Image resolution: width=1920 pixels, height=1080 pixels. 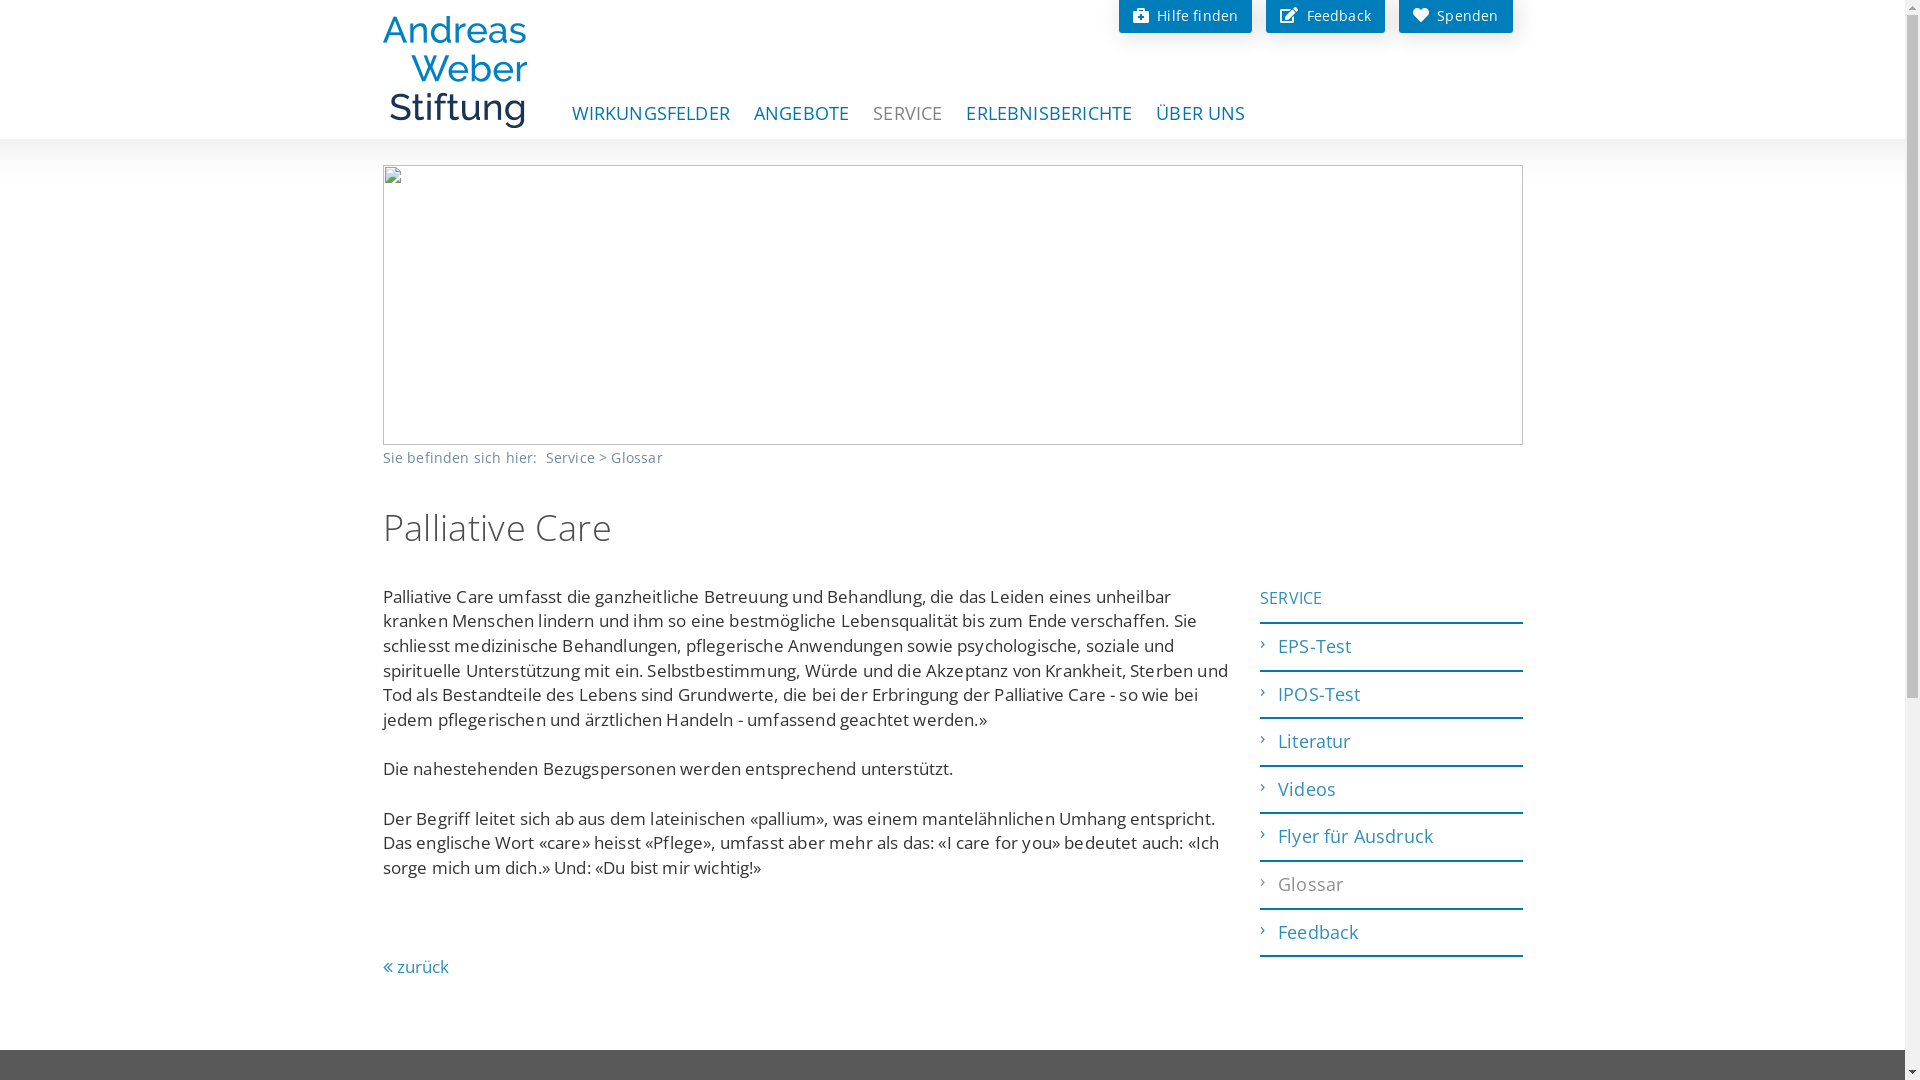 I want to click on 'ERLEBNISBERICHTE', so click(x=1048, y=112).